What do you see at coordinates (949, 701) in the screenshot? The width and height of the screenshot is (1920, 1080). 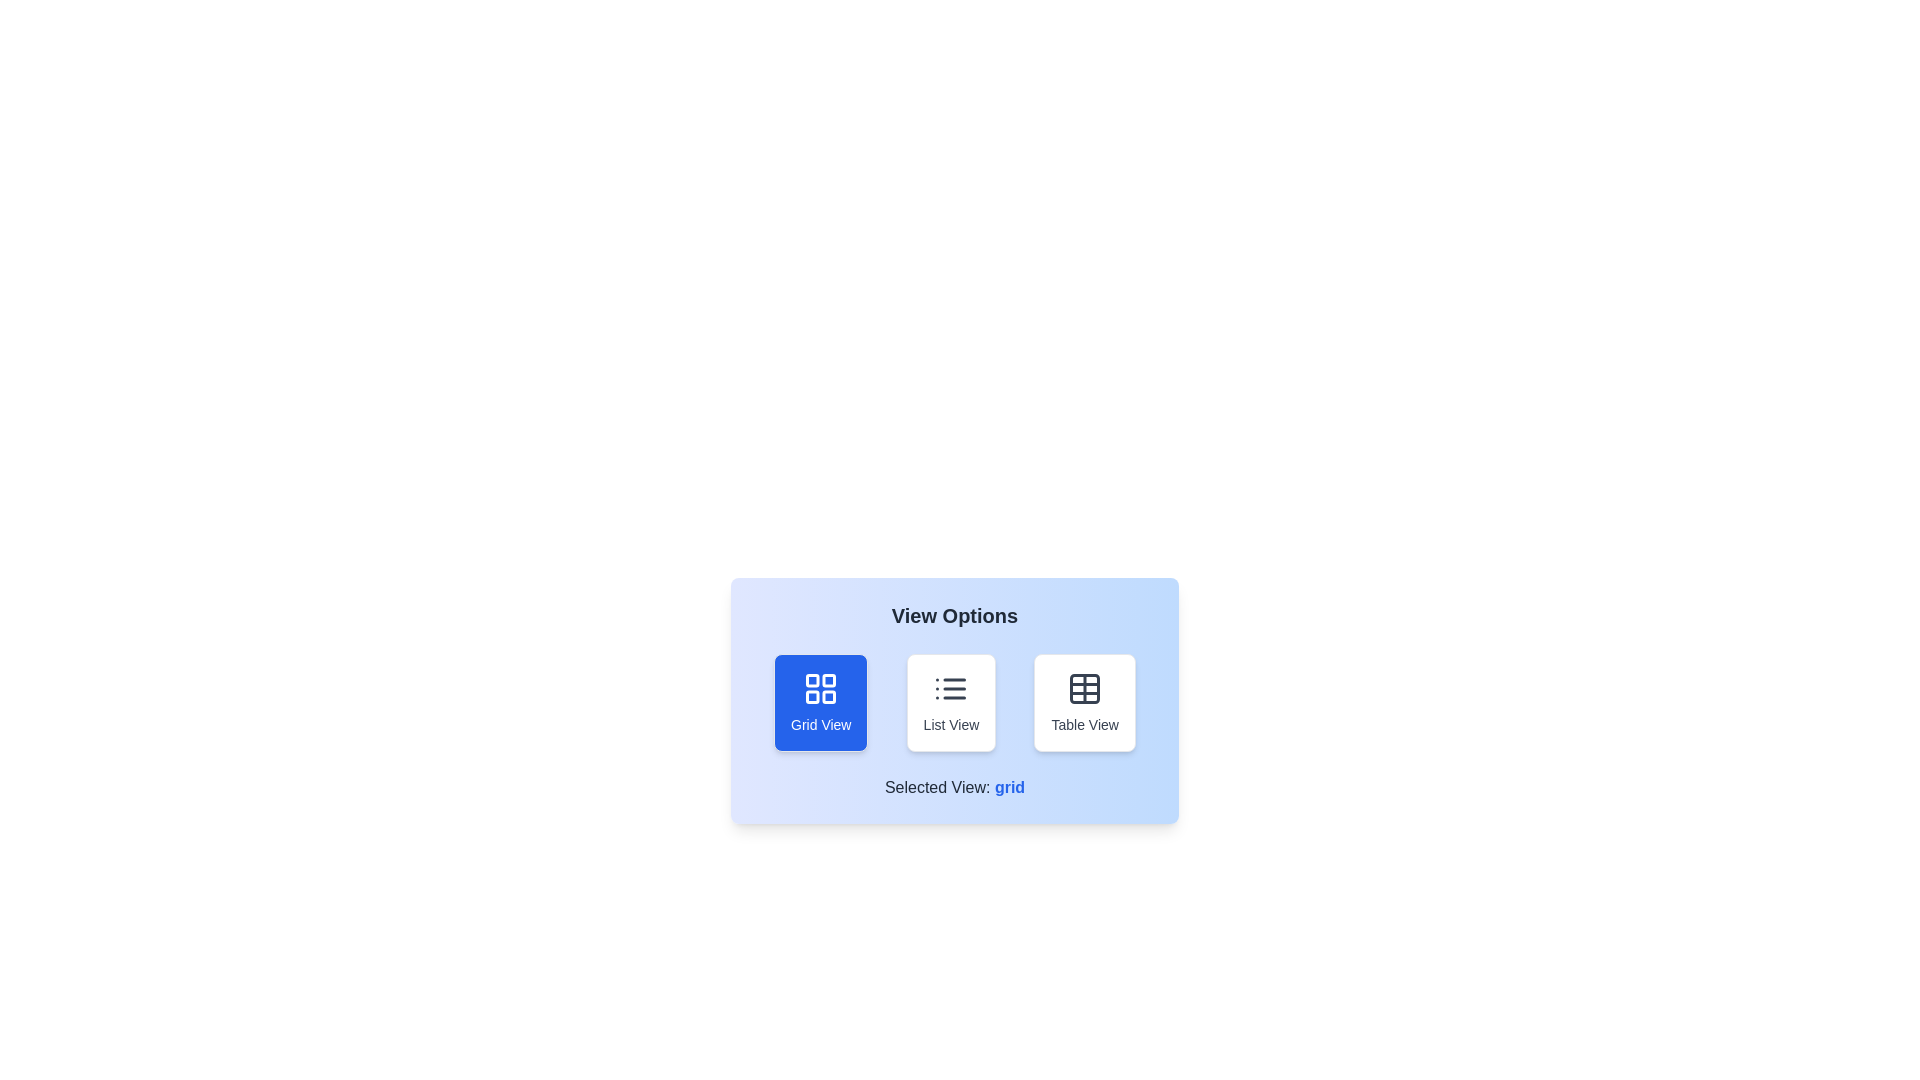 I see `the button corresponding to the view type 'List View' to select it` at bounding box center [949, 701].